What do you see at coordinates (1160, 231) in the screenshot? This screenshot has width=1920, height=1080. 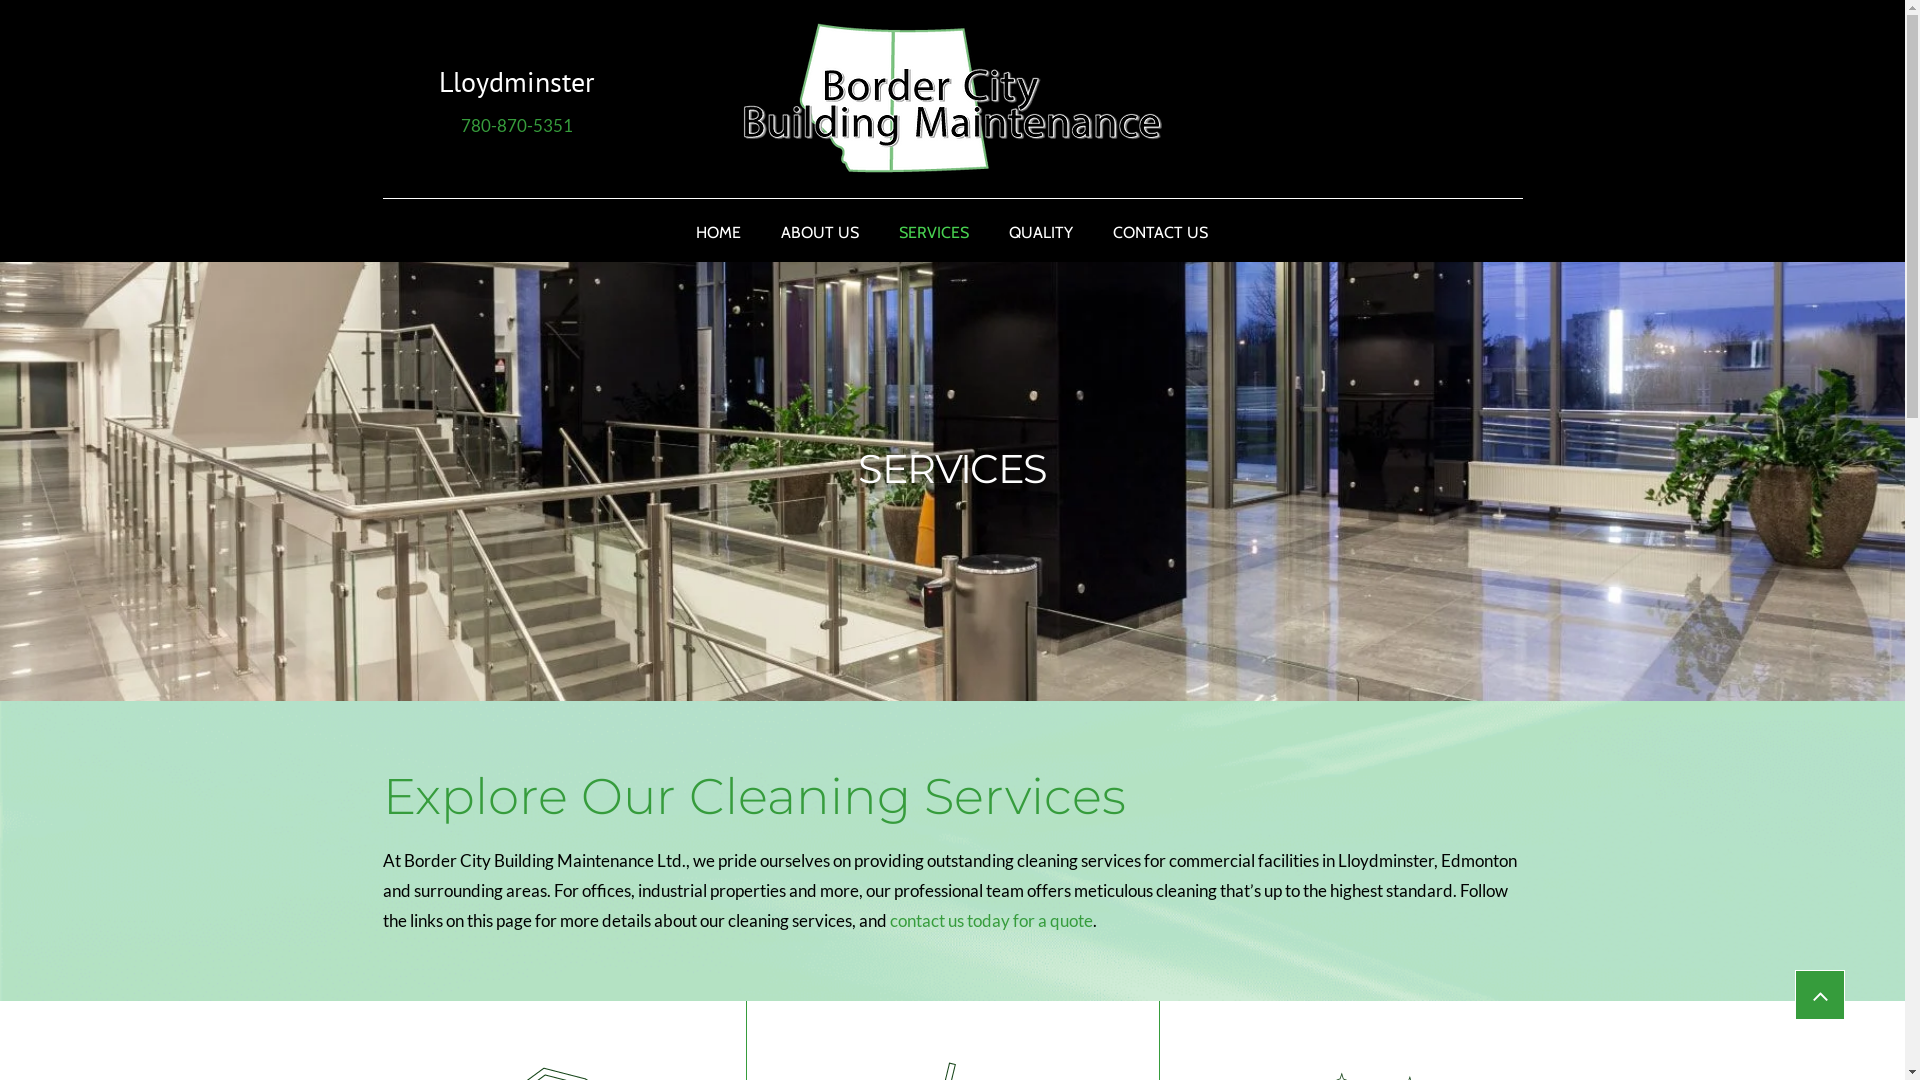 I see `'CONTACT US'` at bounding box center [1160, 231].